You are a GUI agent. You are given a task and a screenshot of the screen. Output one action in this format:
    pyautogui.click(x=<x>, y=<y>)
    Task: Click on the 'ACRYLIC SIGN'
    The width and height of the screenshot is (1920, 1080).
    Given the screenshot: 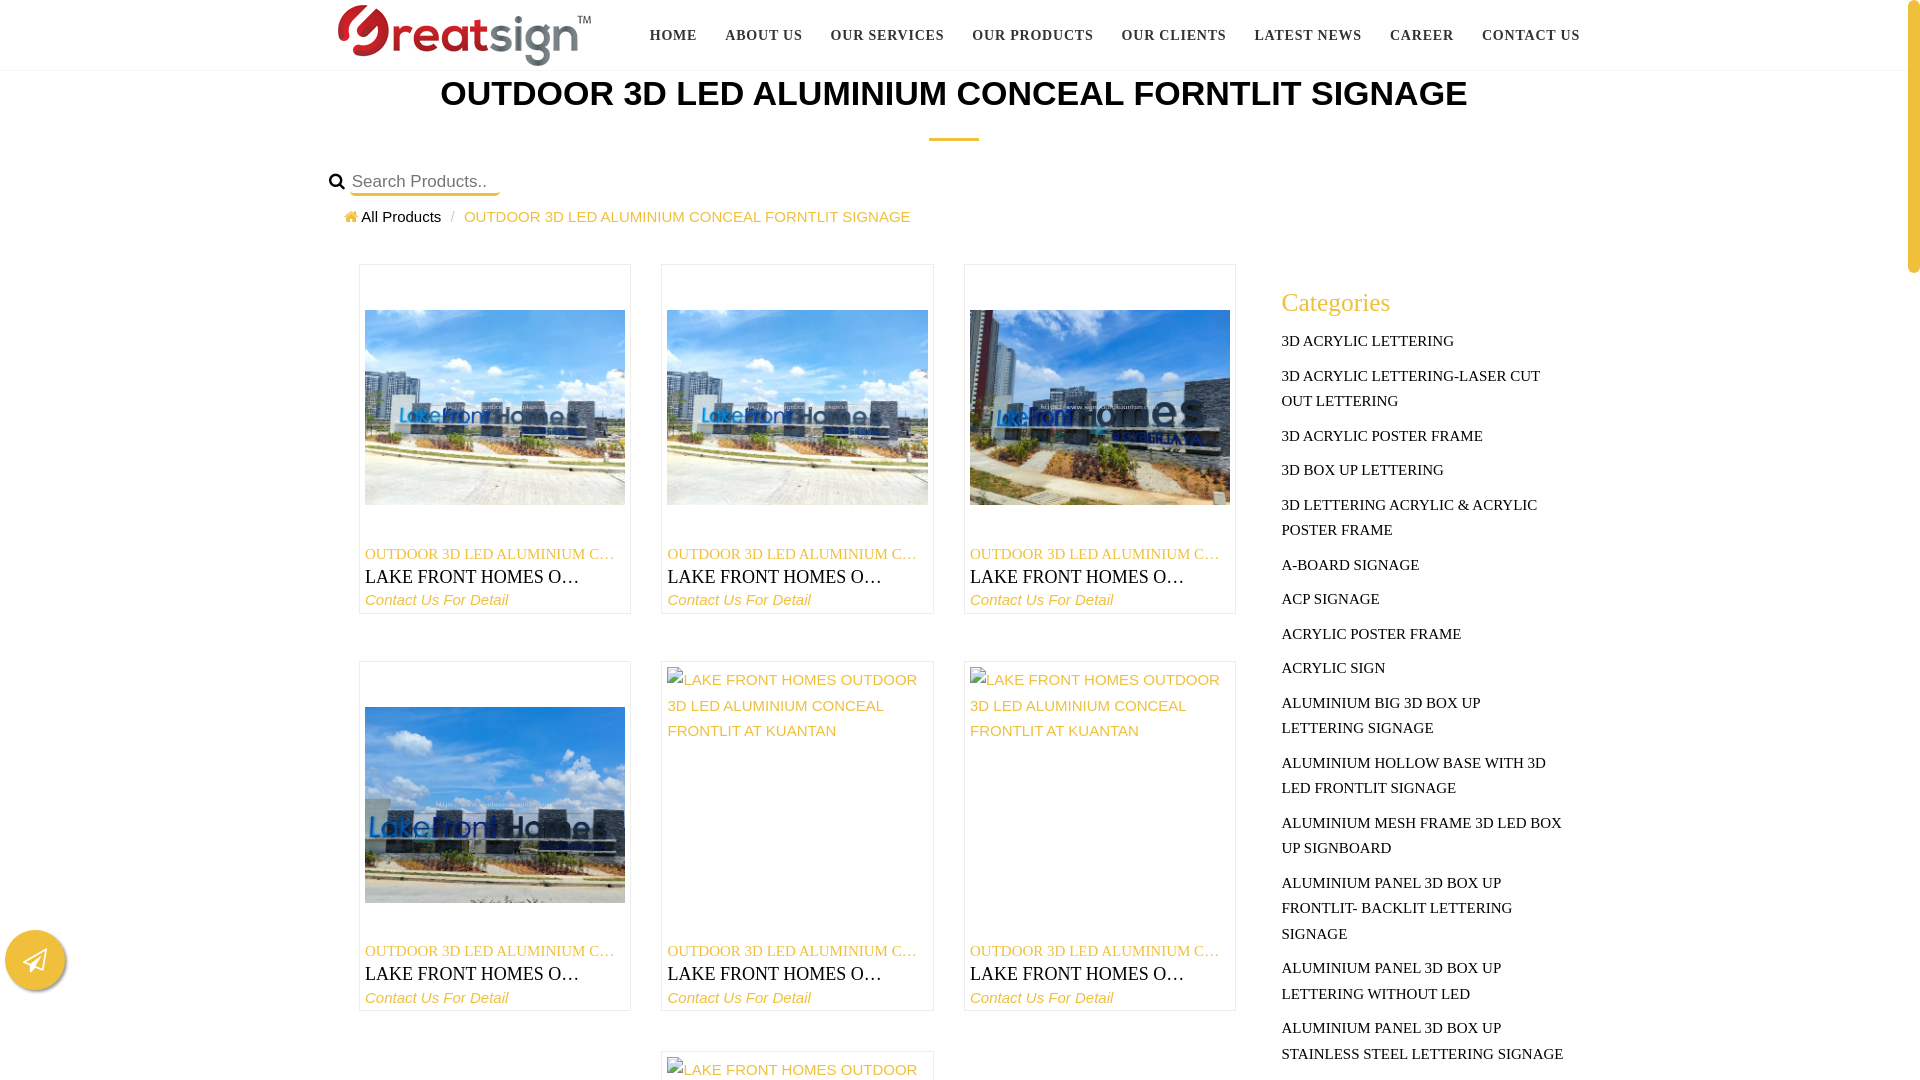 What is the action you would take?
    pyautogui.click(x=1422, y=668)
    